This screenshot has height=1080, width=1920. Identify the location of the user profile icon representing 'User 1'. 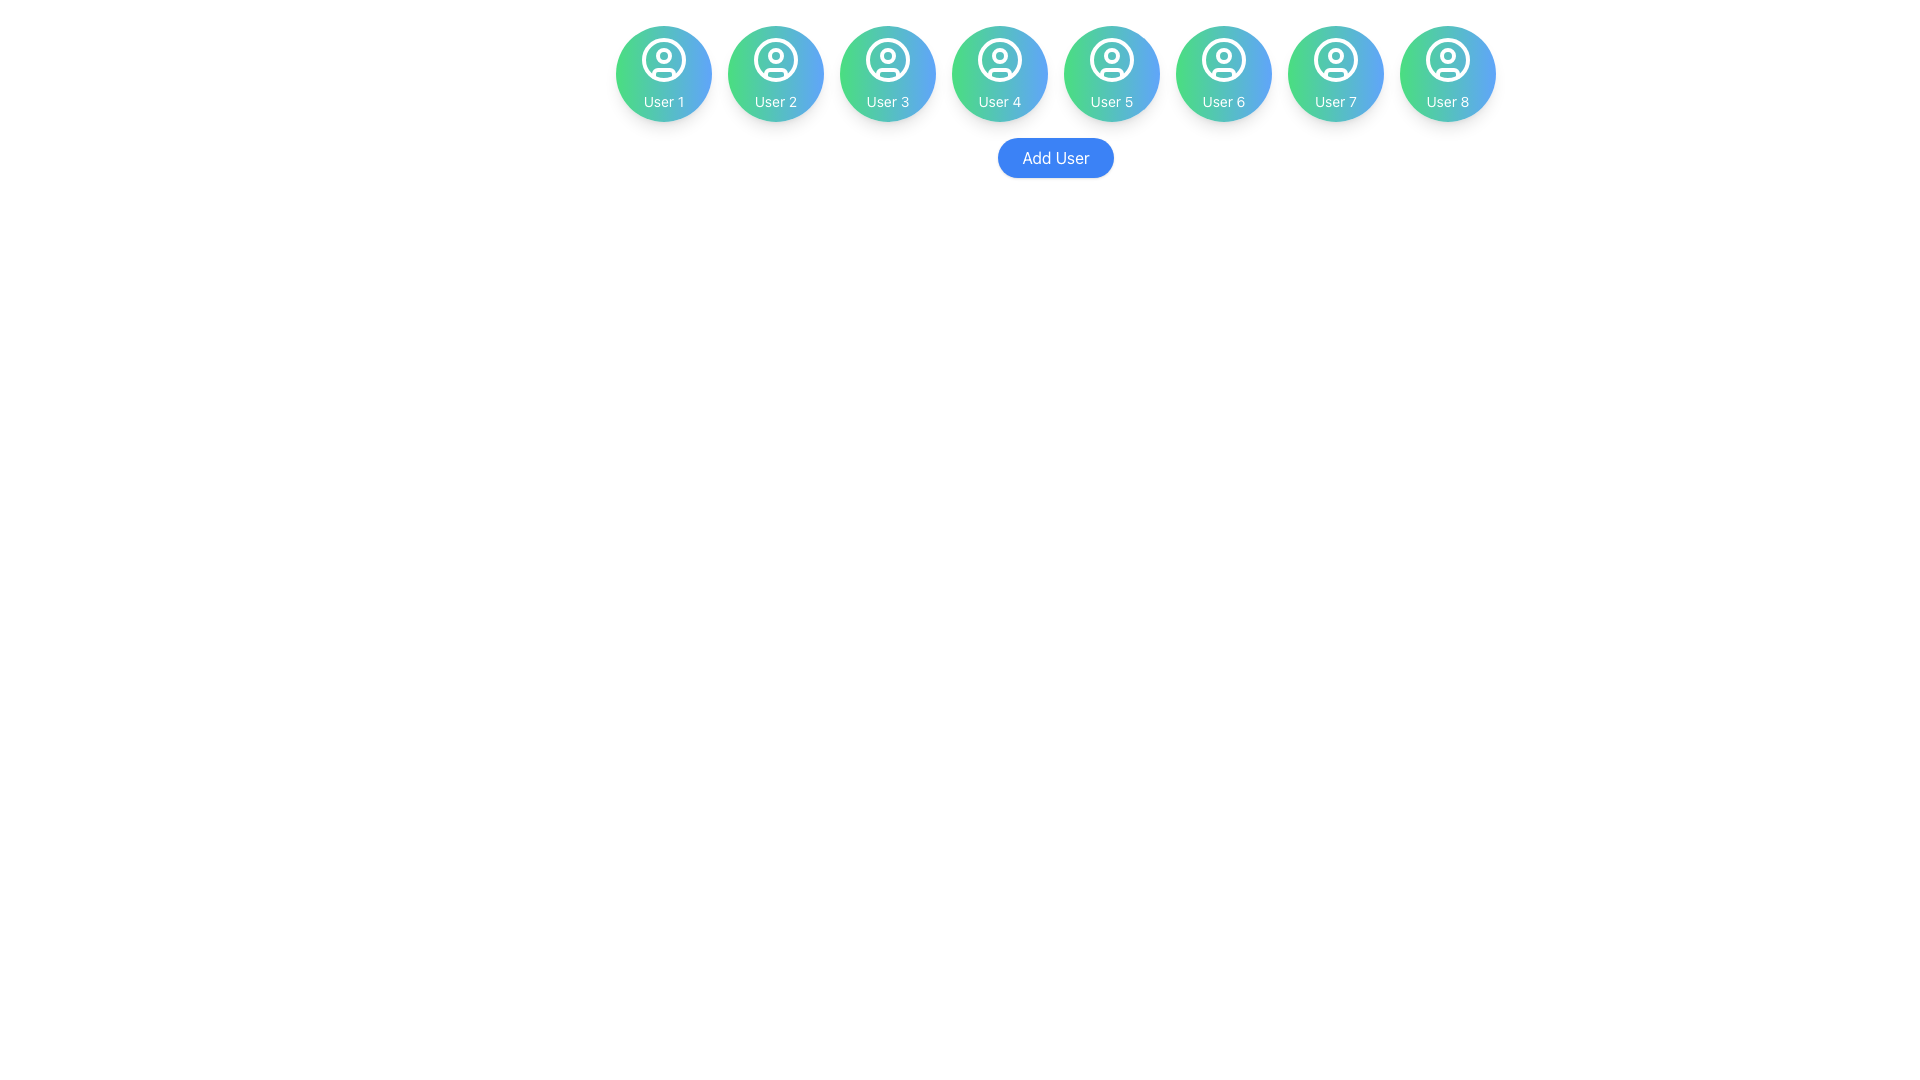
(663, 59).